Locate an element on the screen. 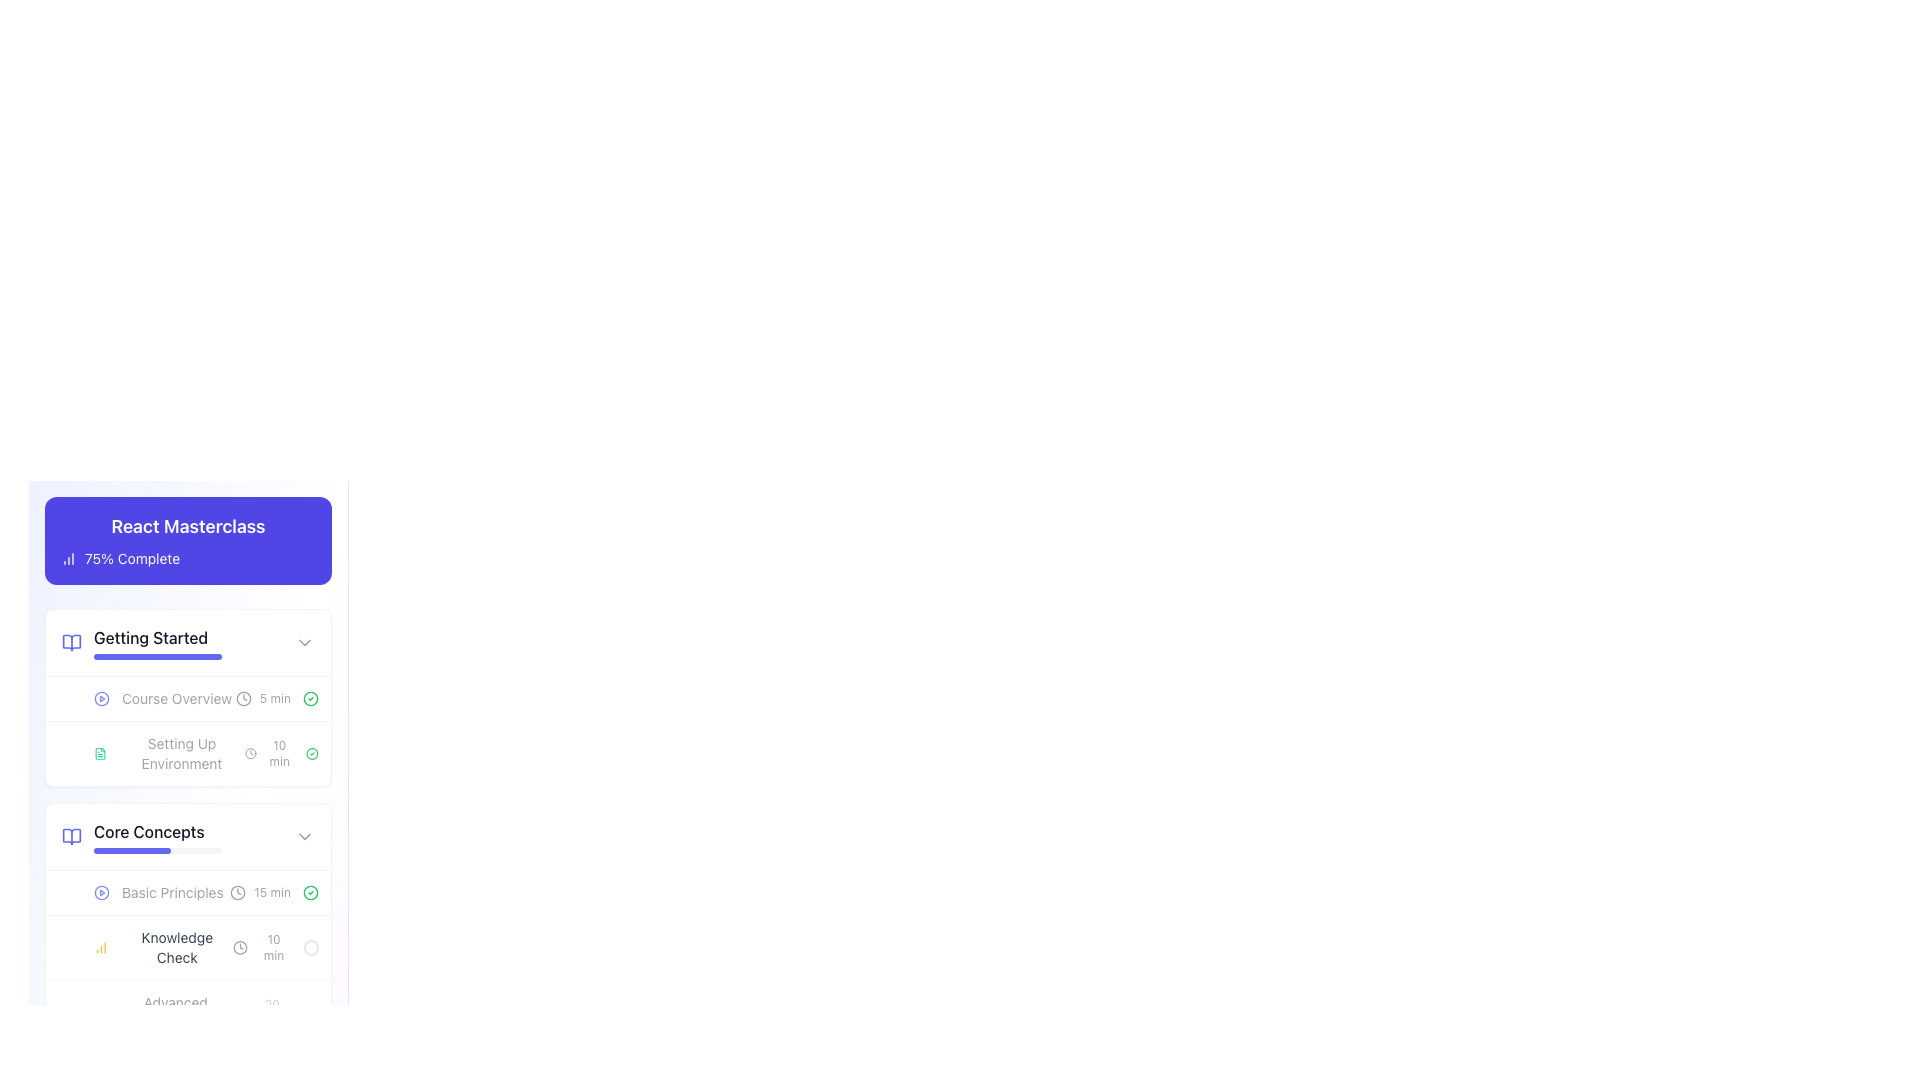  the completion icon located to the right of the '15 min' text, which indicates a completed task in a to-do list is located at coordinates (310, 892).